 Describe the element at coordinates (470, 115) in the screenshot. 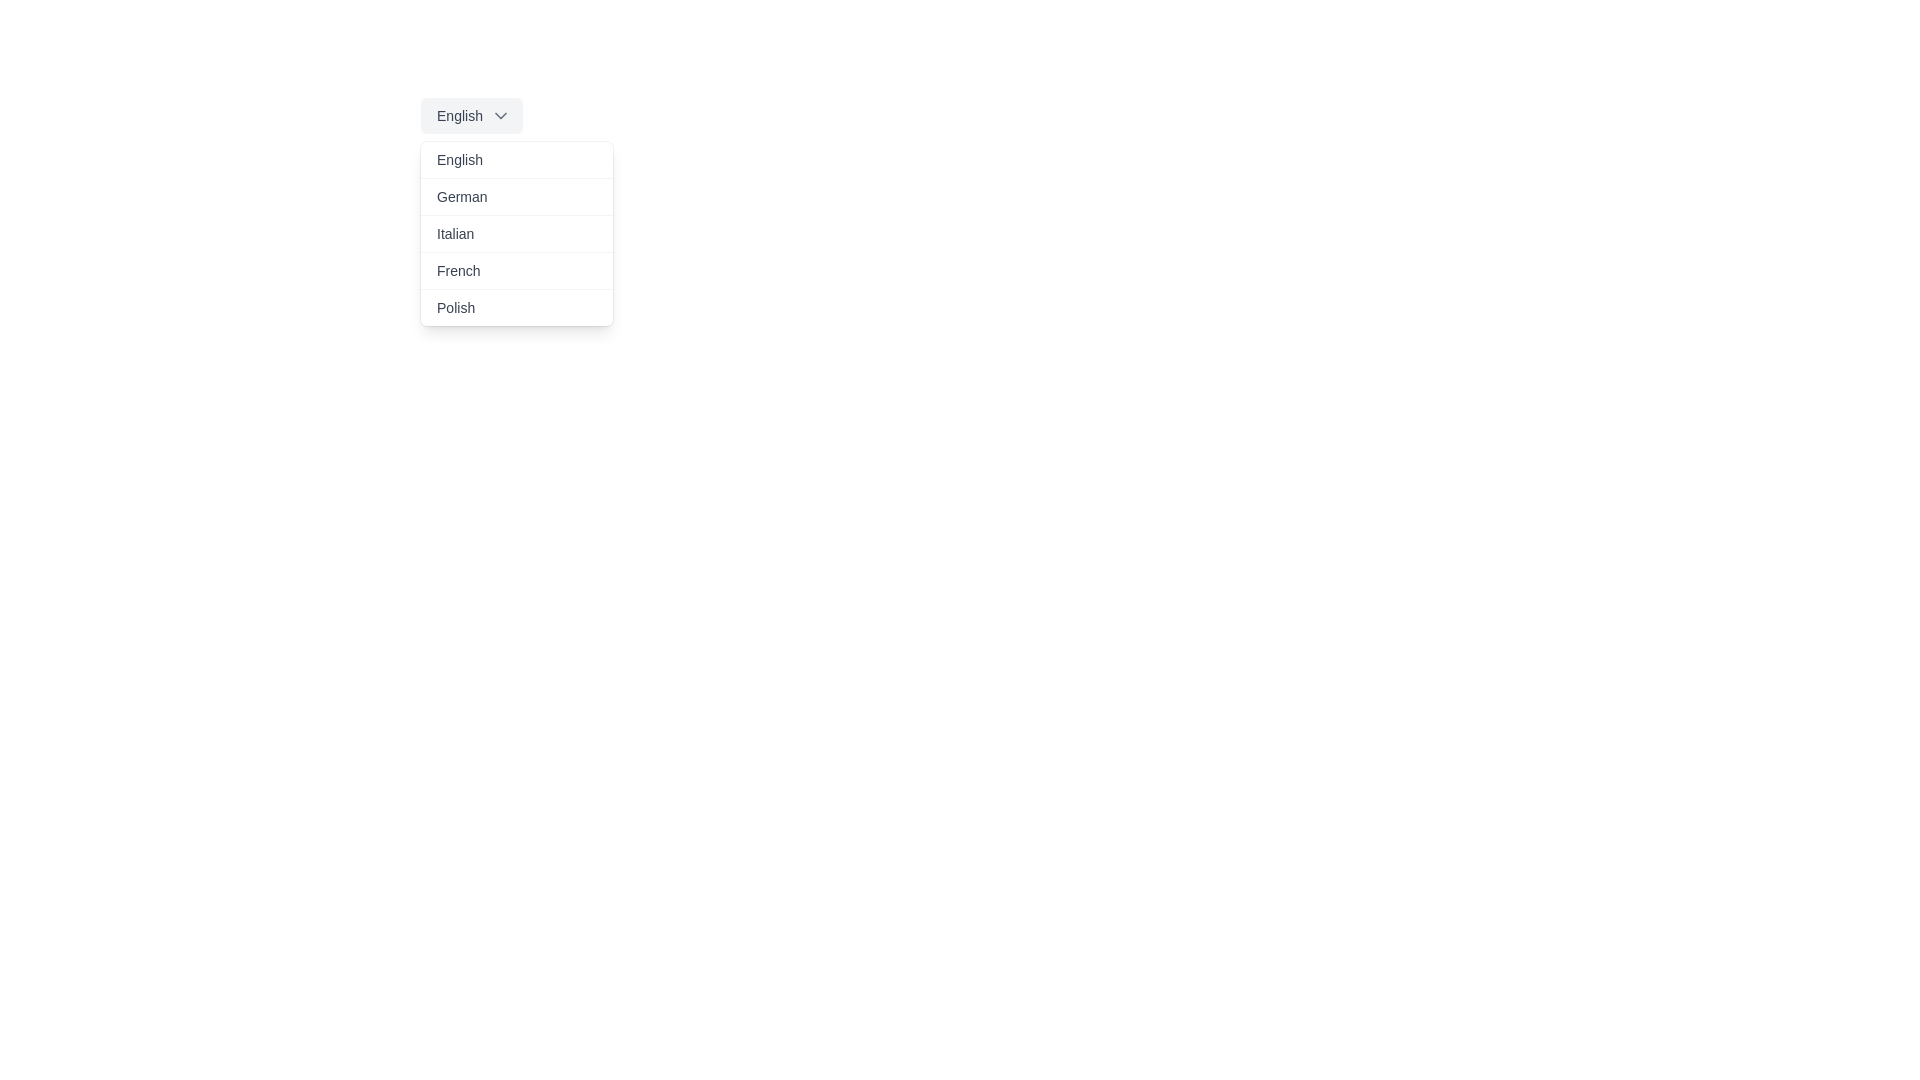

I see `the Dropdown menu toggle labeled 'English'` at that location.